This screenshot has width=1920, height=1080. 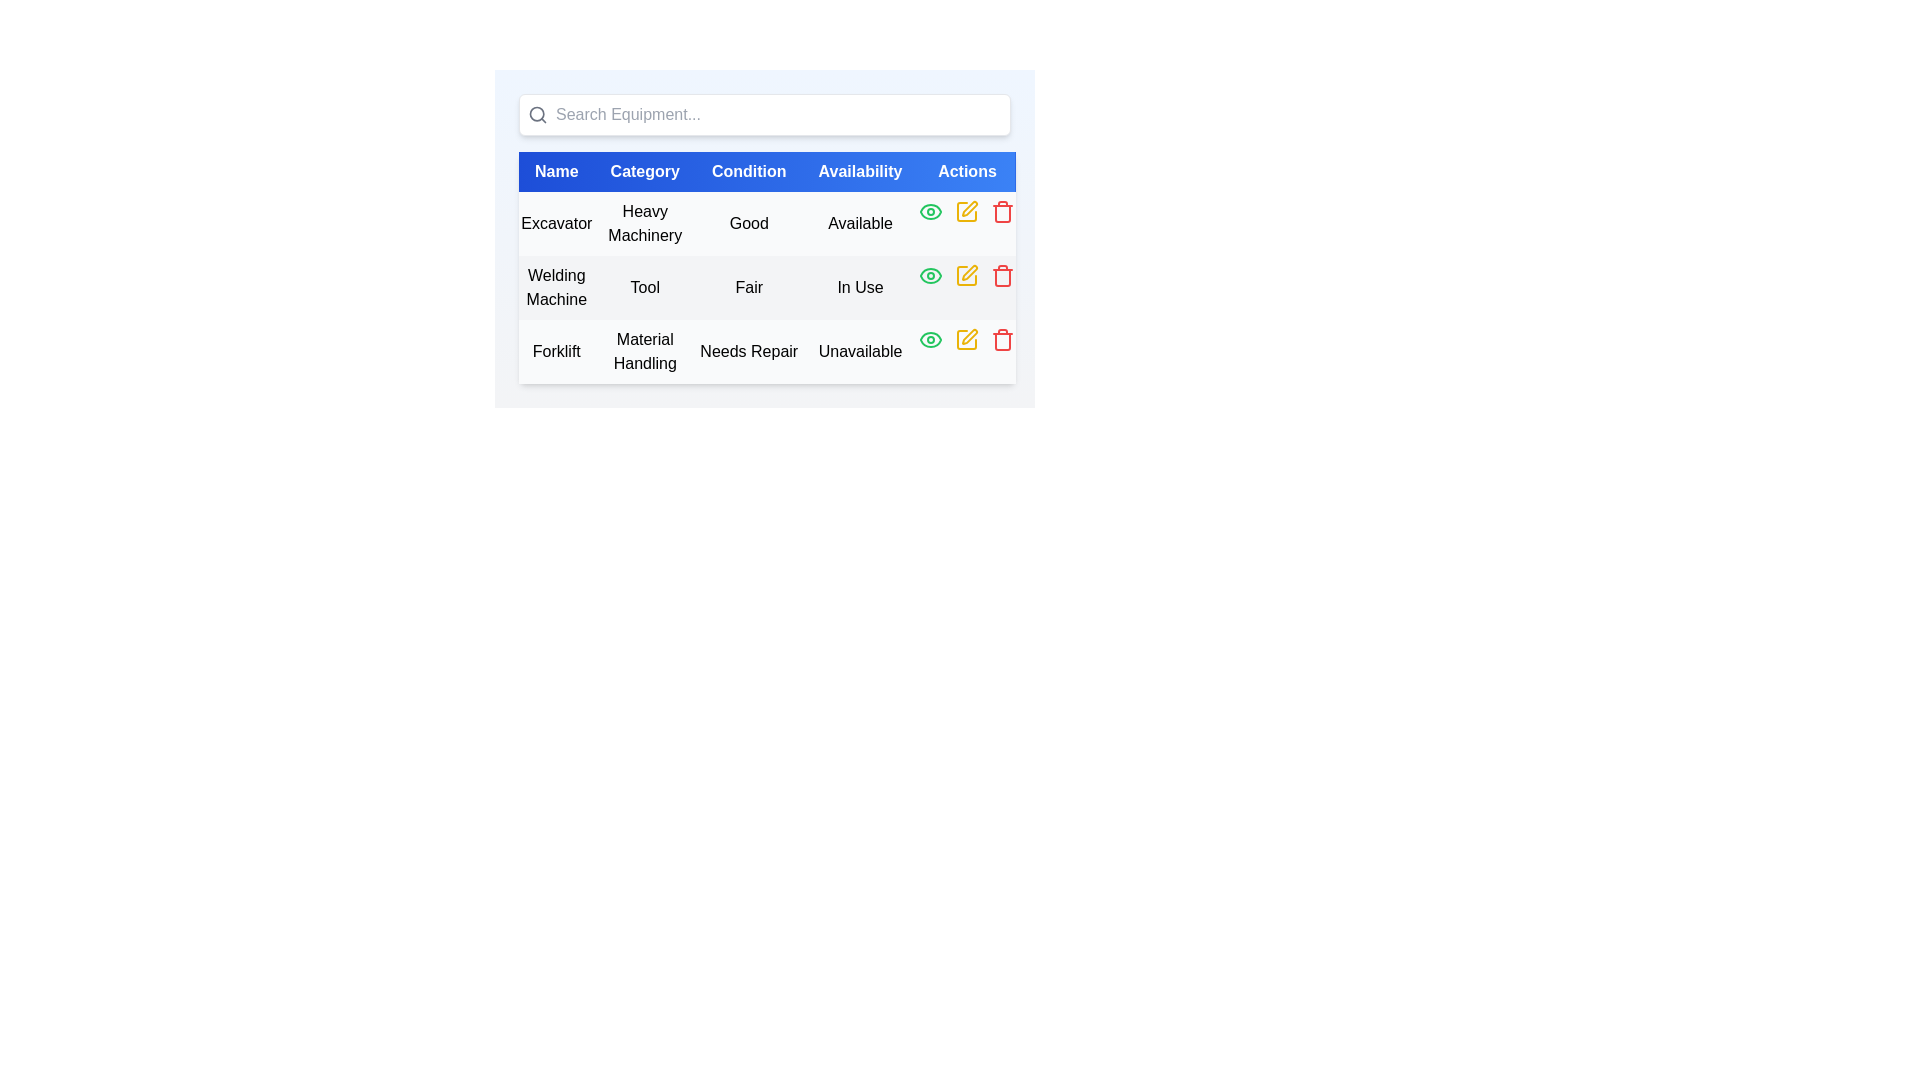 I want to click on the Text Label that serves as a category label for the 'Welding Machine' item, located in the second cell under the 'Category' column of the data grid, so click(x=645, y=288).